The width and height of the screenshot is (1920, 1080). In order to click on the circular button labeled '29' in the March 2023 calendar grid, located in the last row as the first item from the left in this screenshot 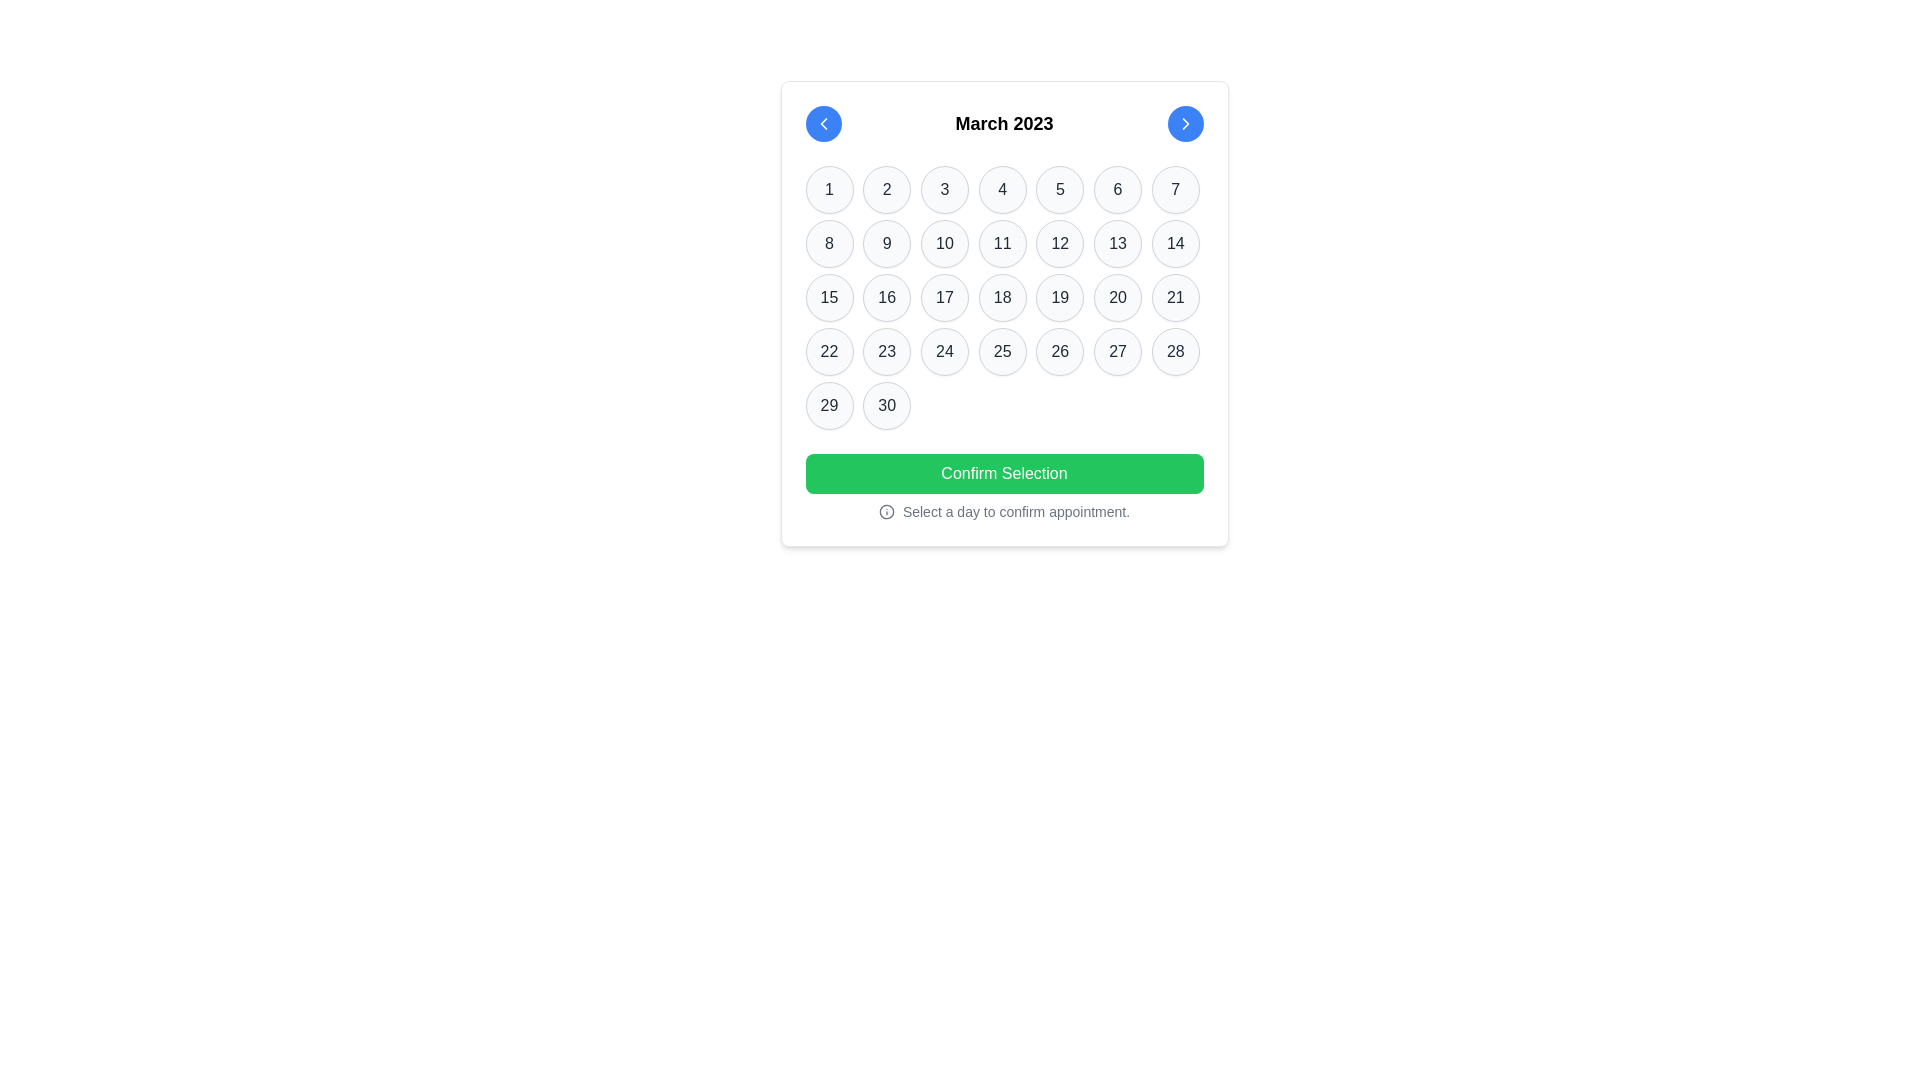, I will do `click(829, 405)`.